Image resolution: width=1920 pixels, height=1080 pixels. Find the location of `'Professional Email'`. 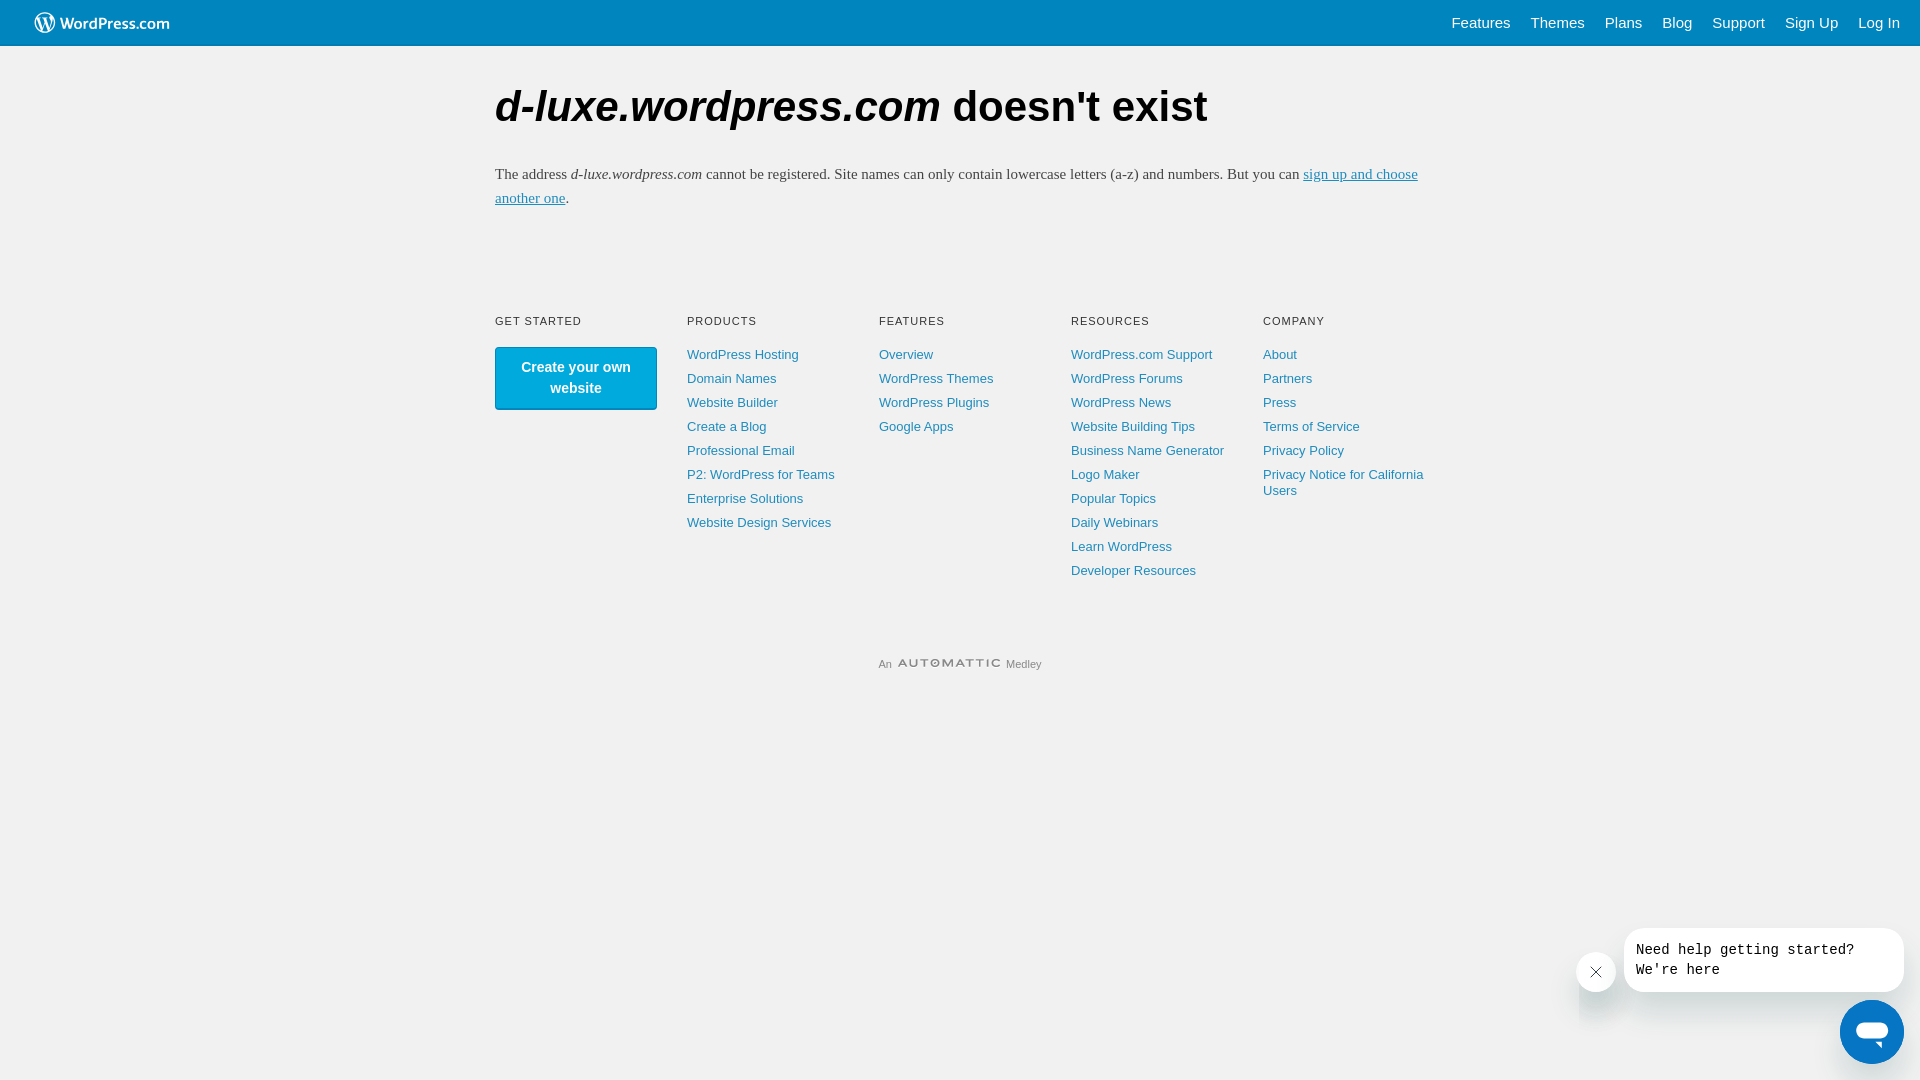

'Professional Email' is located at coordinates (739, 450).